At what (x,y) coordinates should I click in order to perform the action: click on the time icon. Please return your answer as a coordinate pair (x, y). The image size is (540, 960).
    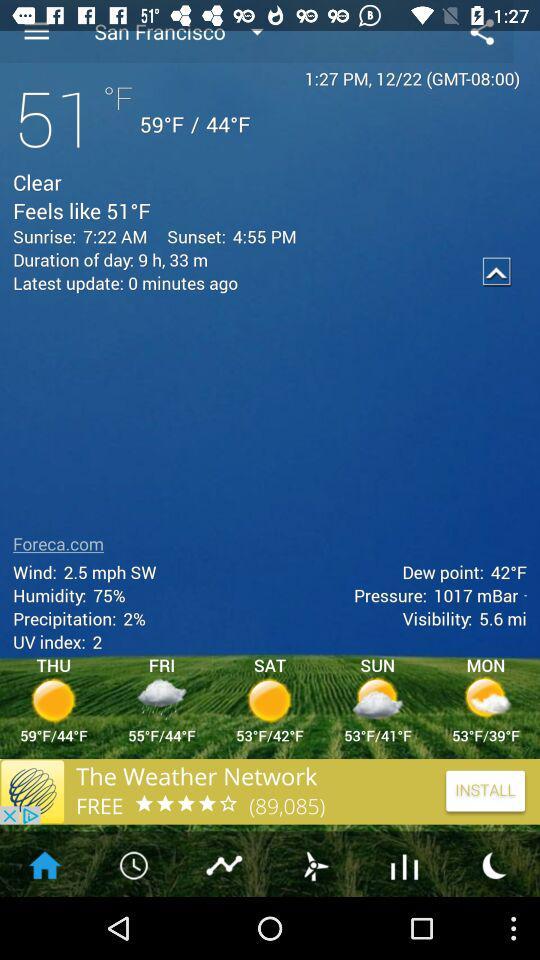
    Looking at the image, I should click on (135, 925).